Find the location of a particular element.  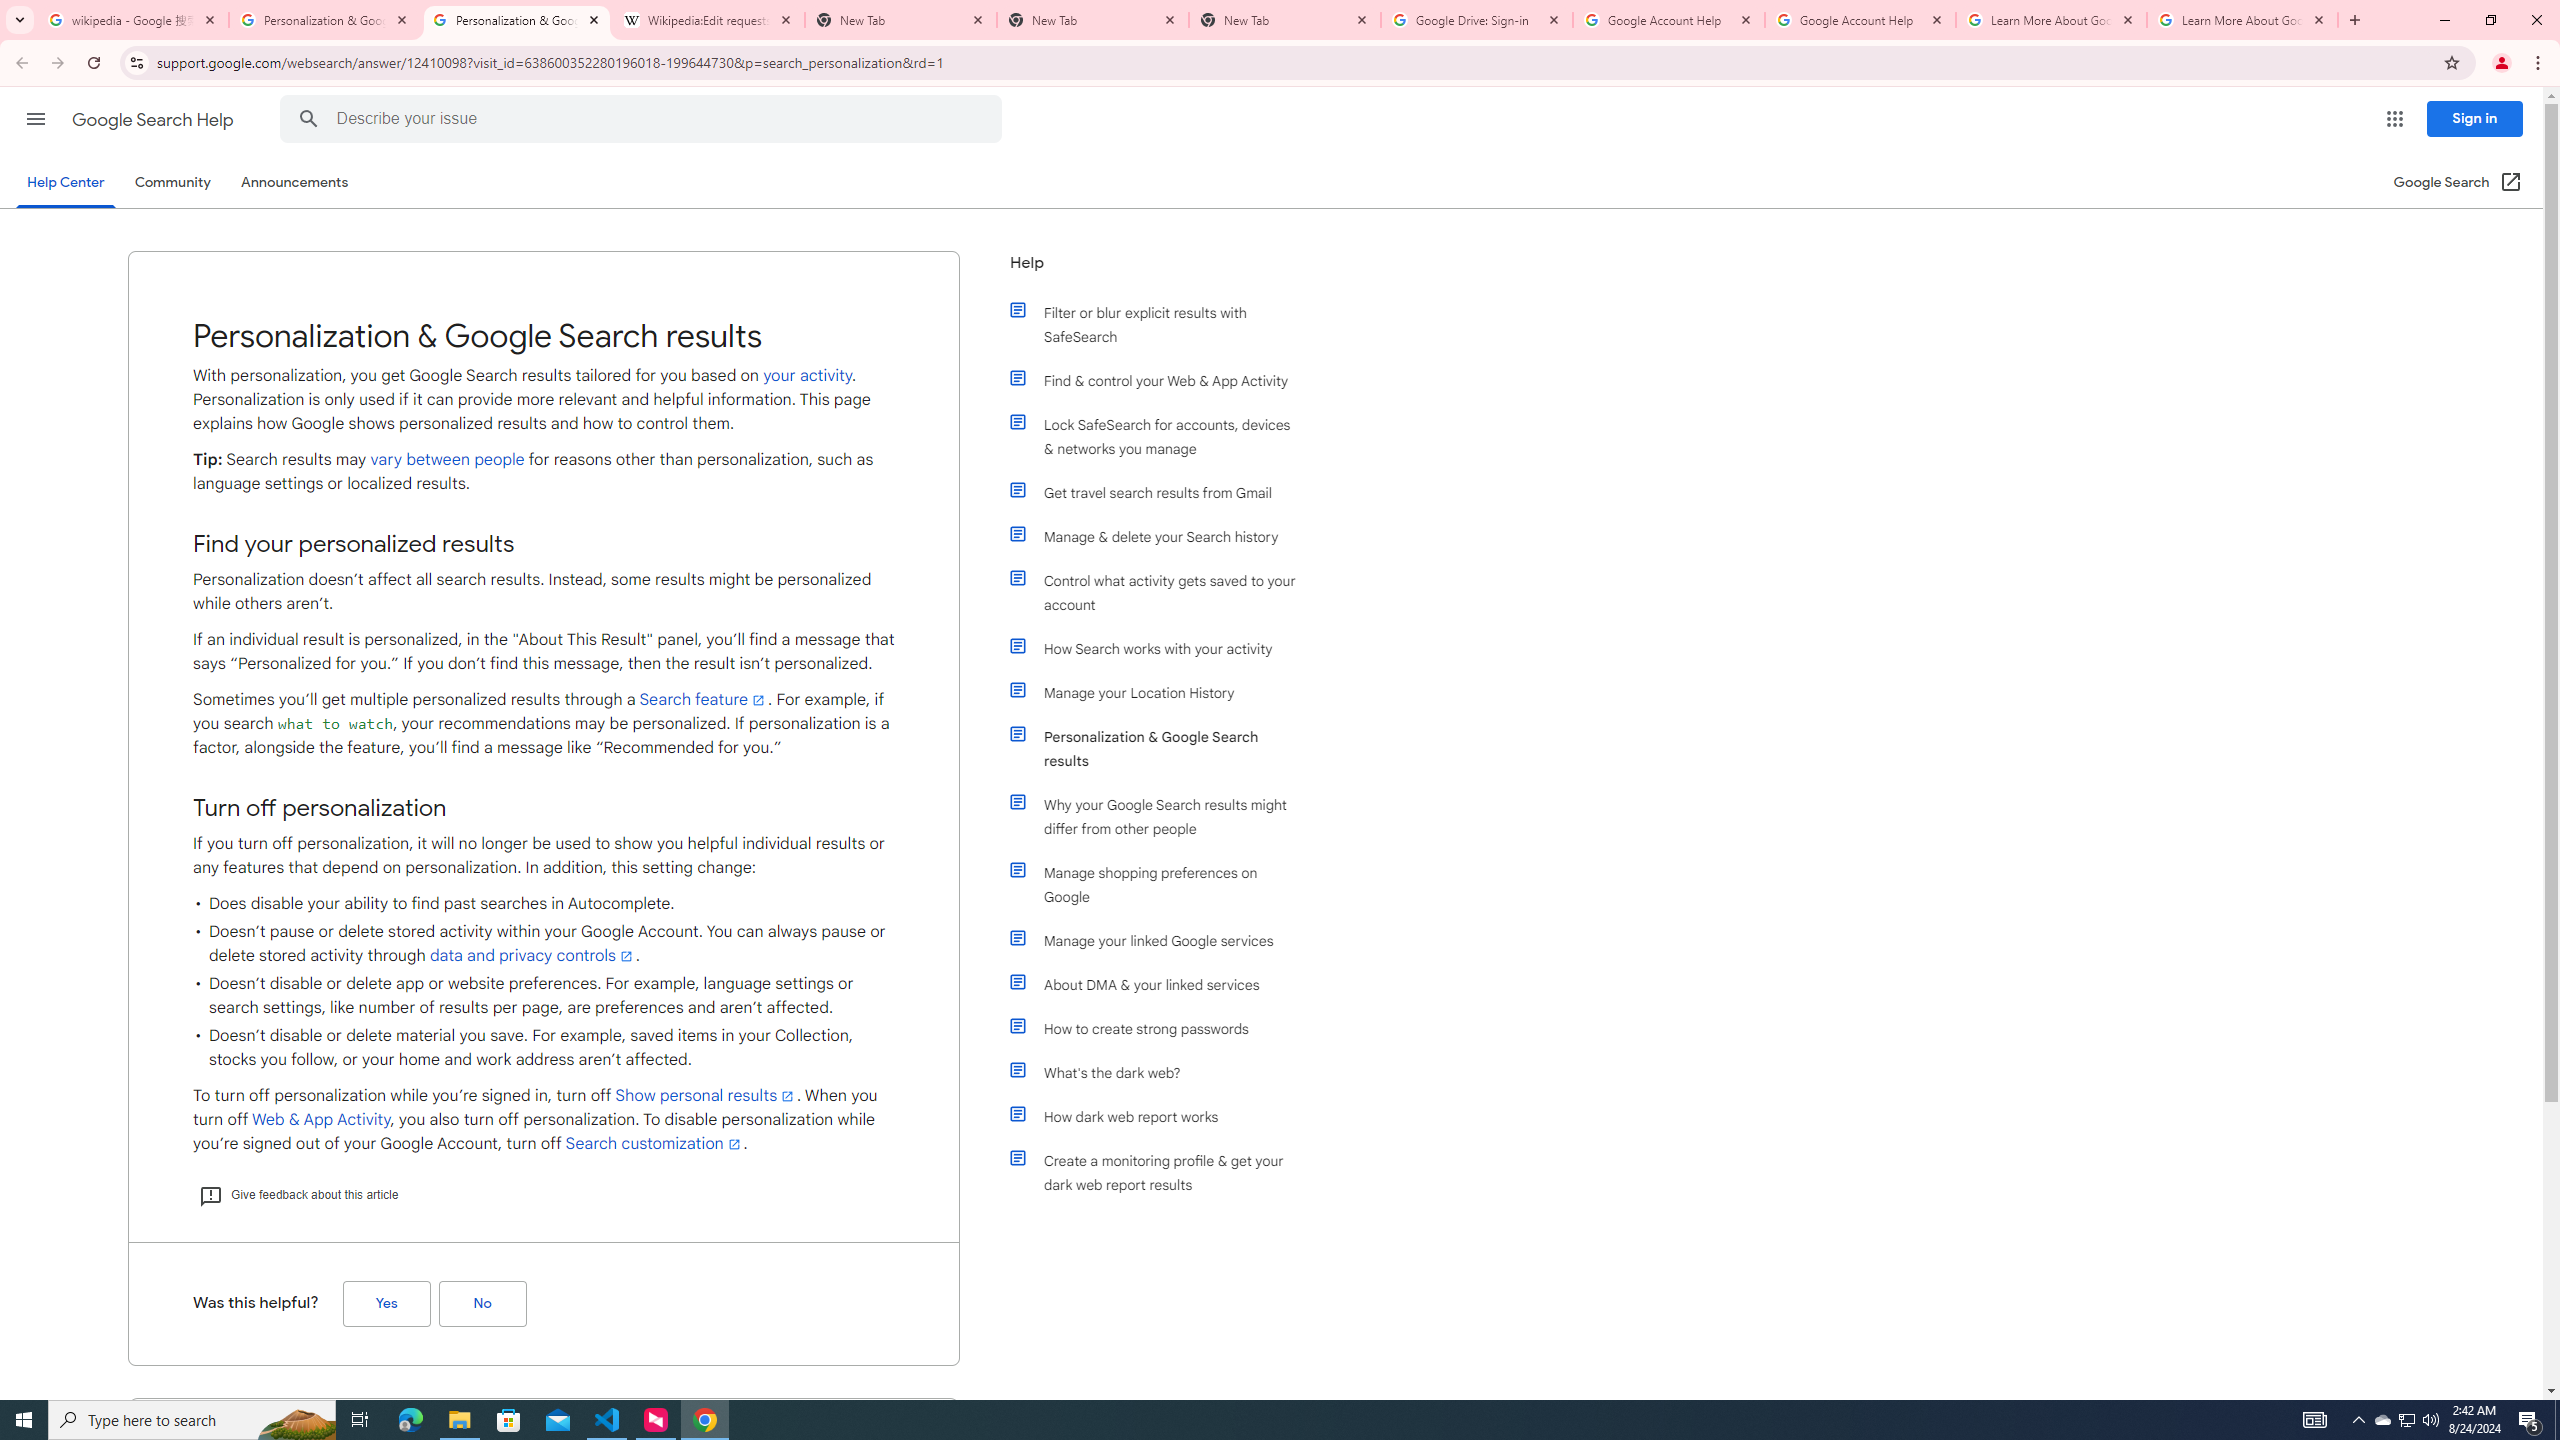

'Filter or blur explicit results with SafeSearch' is located at coordinates (1162, 323).